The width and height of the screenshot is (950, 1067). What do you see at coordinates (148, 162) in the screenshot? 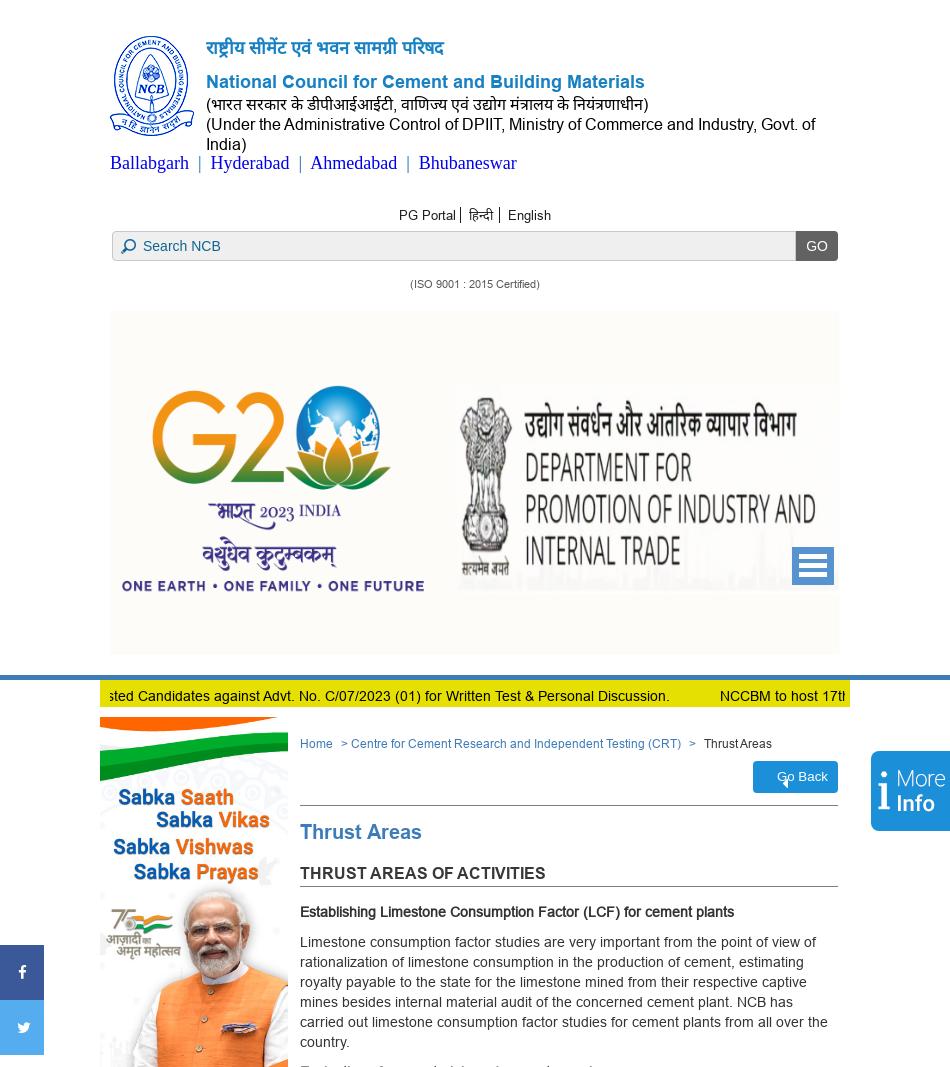
I see `'Ballabgarh'` at bounding box center [148, 162].